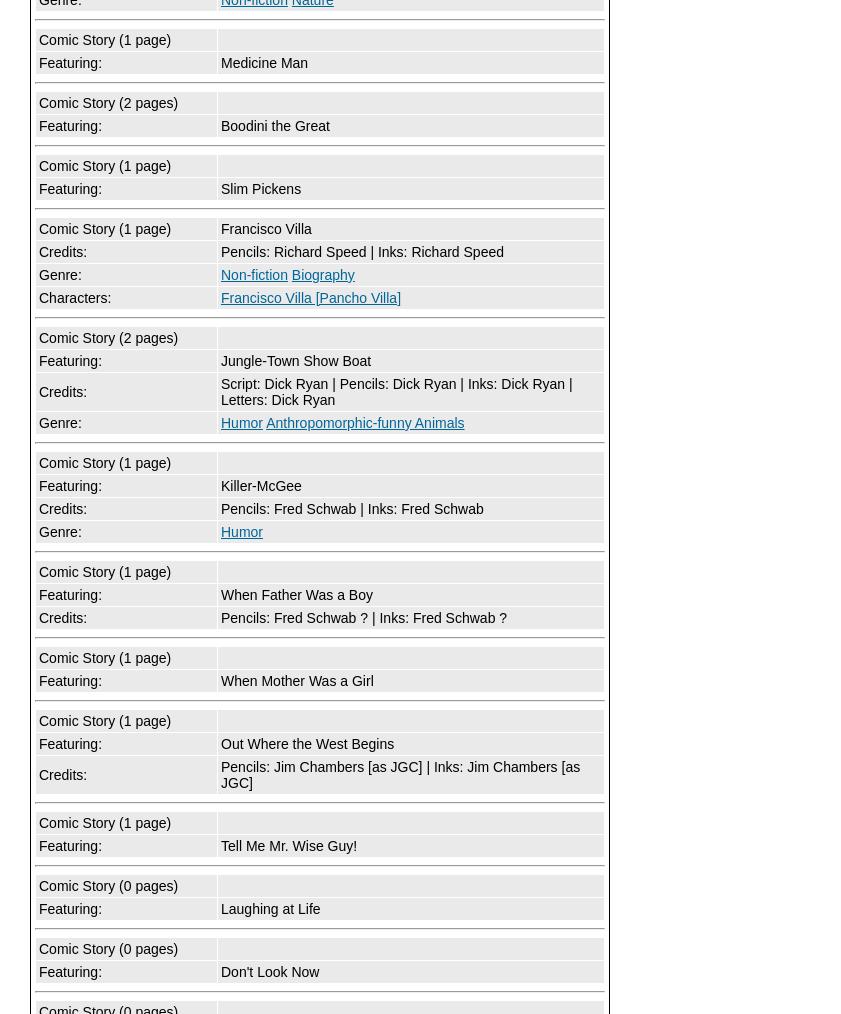 Image resolution: width=841 pixels, height=1014 pixels. What do you see at coordinates (274, 126) in the screenshot?
I see `'Boodini the Great'` at bounding box center [274, 126].